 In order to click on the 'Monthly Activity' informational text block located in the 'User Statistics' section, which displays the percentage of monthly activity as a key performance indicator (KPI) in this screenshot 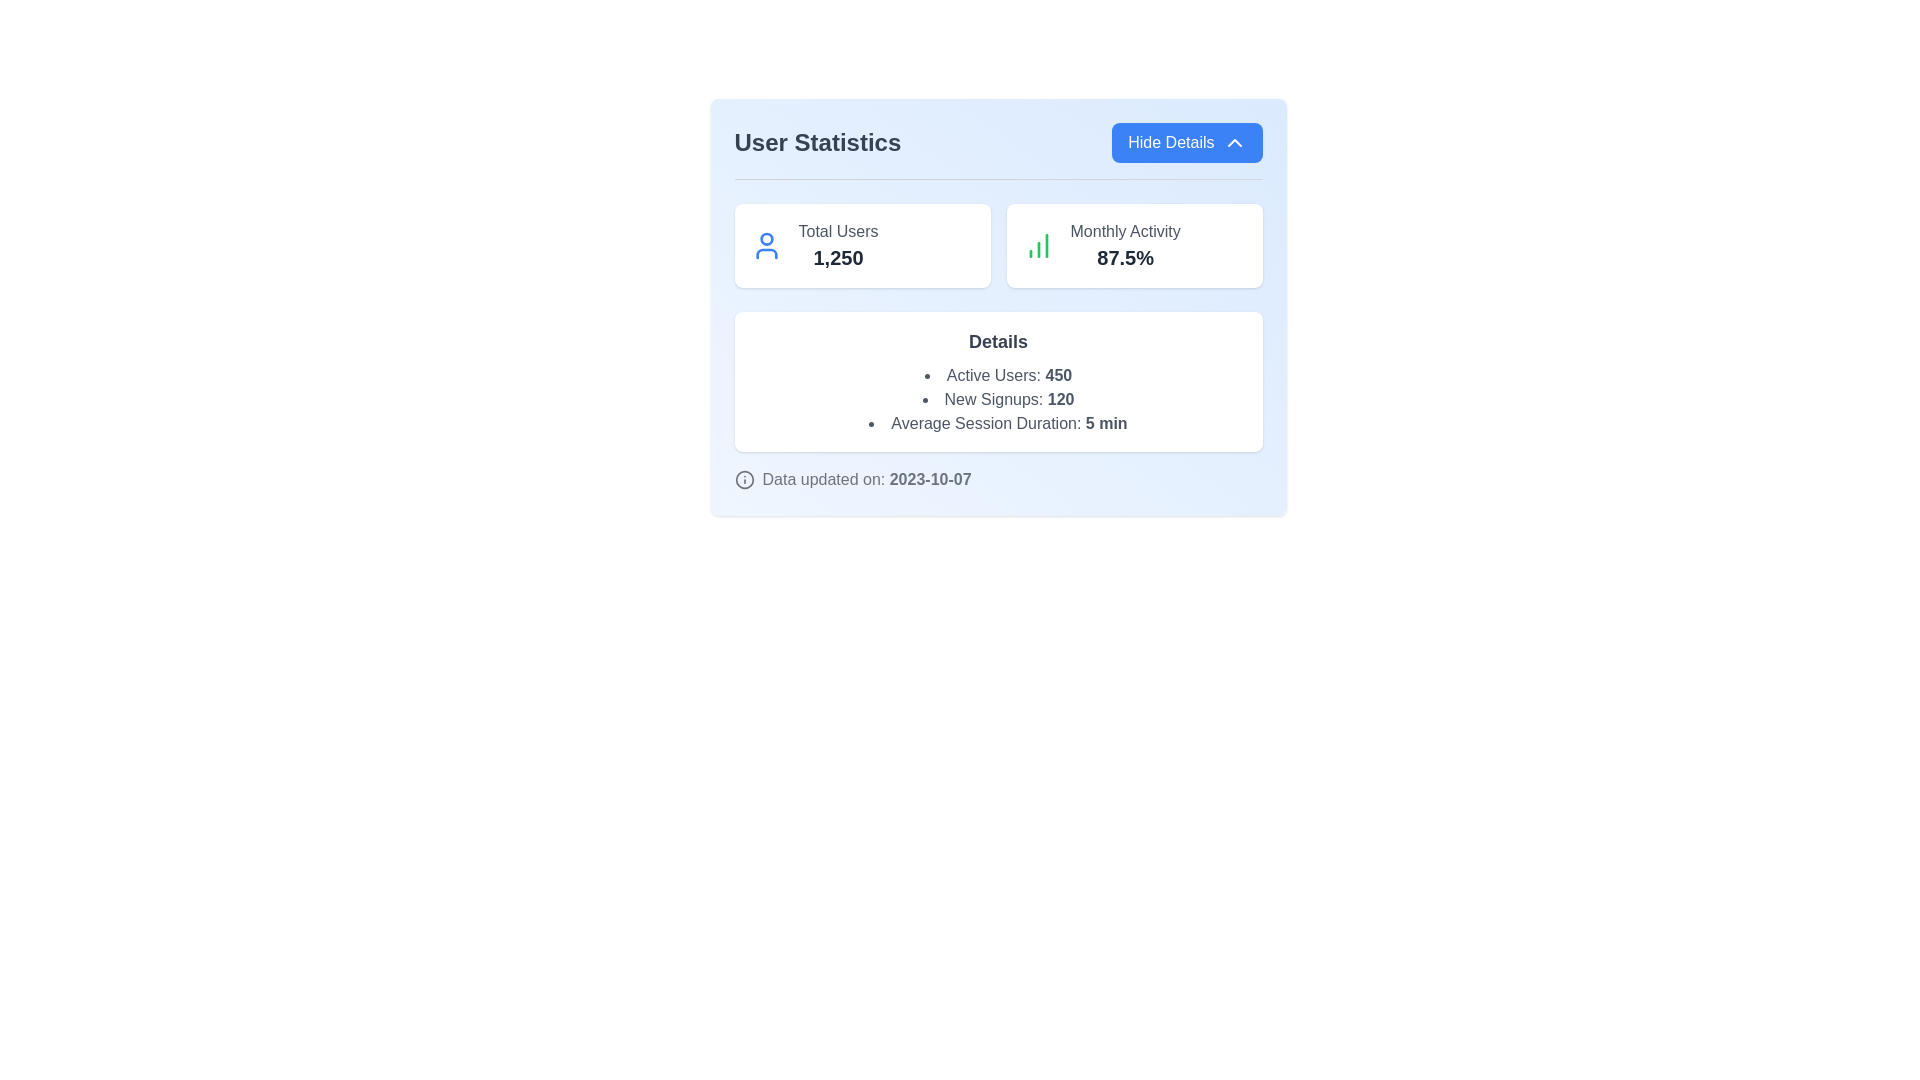, I will do `click(1125, 245)`.